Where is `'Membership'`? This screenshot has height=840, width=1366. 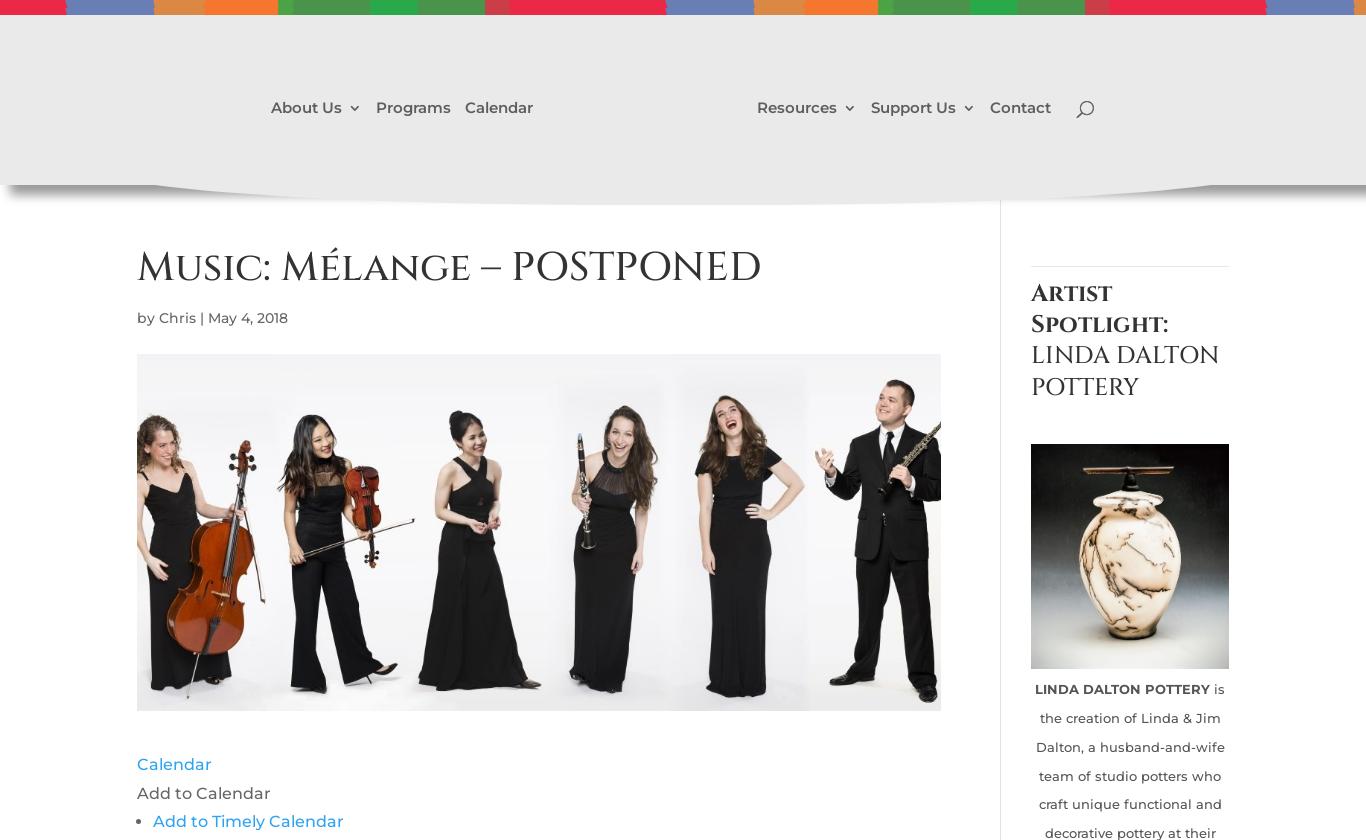
'Membership' is located at coordinates (958, 226).